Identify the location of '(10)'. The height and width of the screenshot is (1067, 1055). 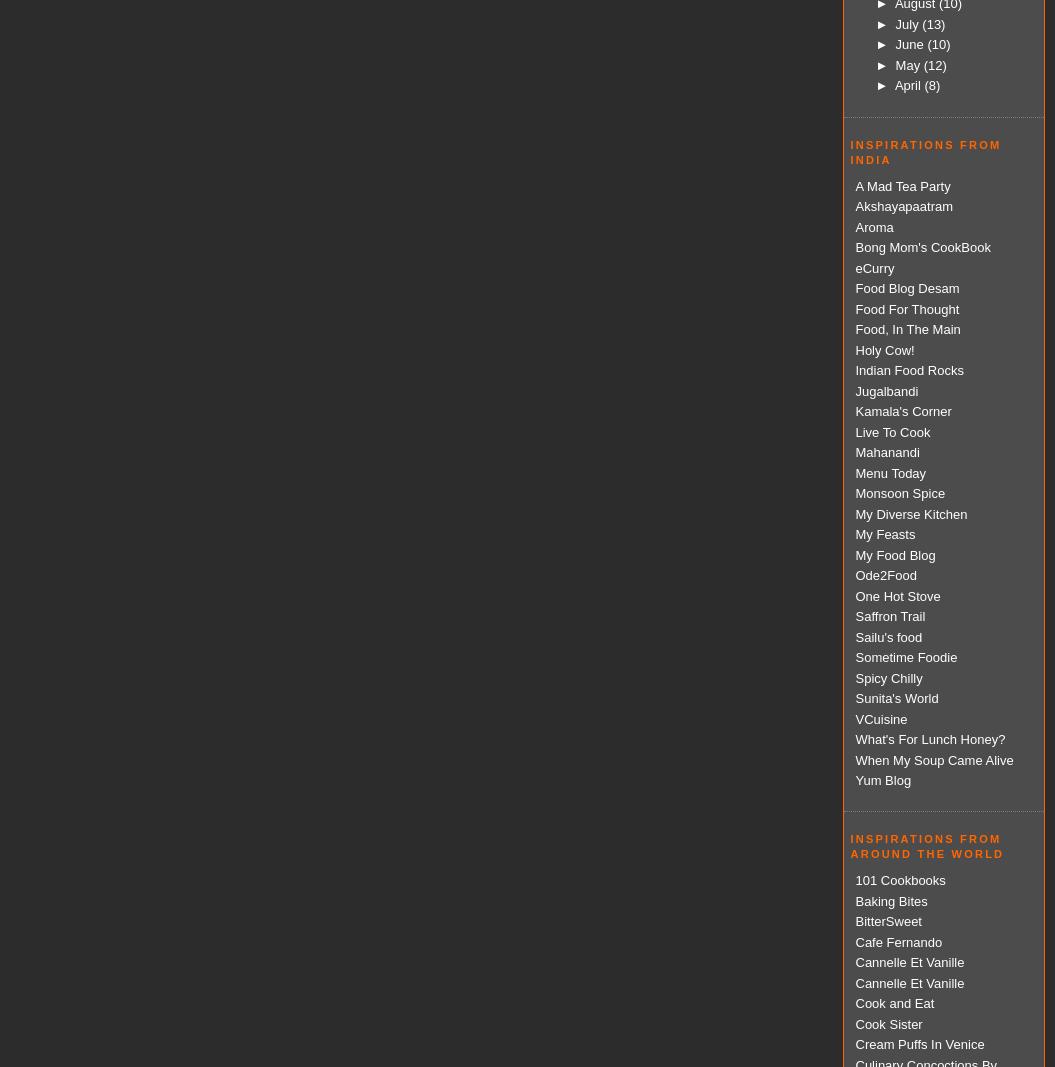
(938, 43).